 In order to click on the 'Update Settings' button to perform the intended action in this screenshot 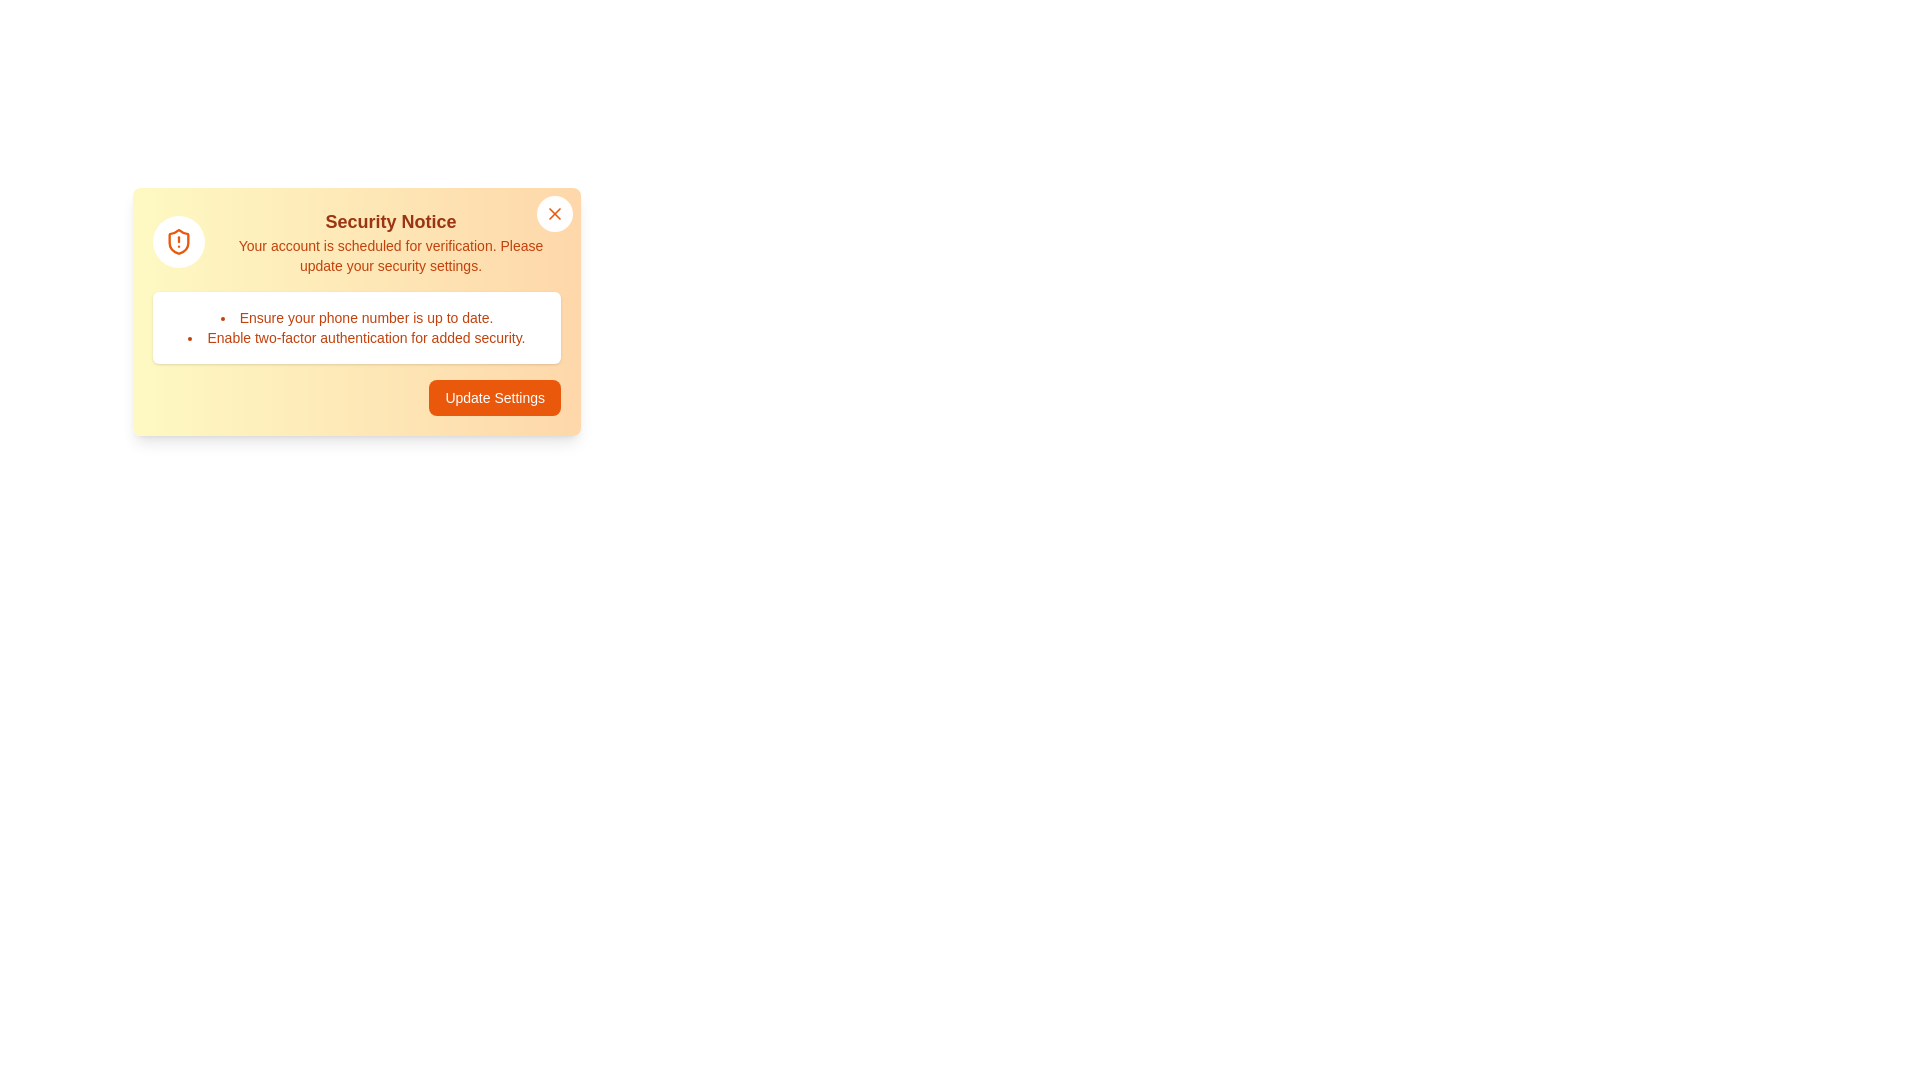, I will do `click(494, 397)`.